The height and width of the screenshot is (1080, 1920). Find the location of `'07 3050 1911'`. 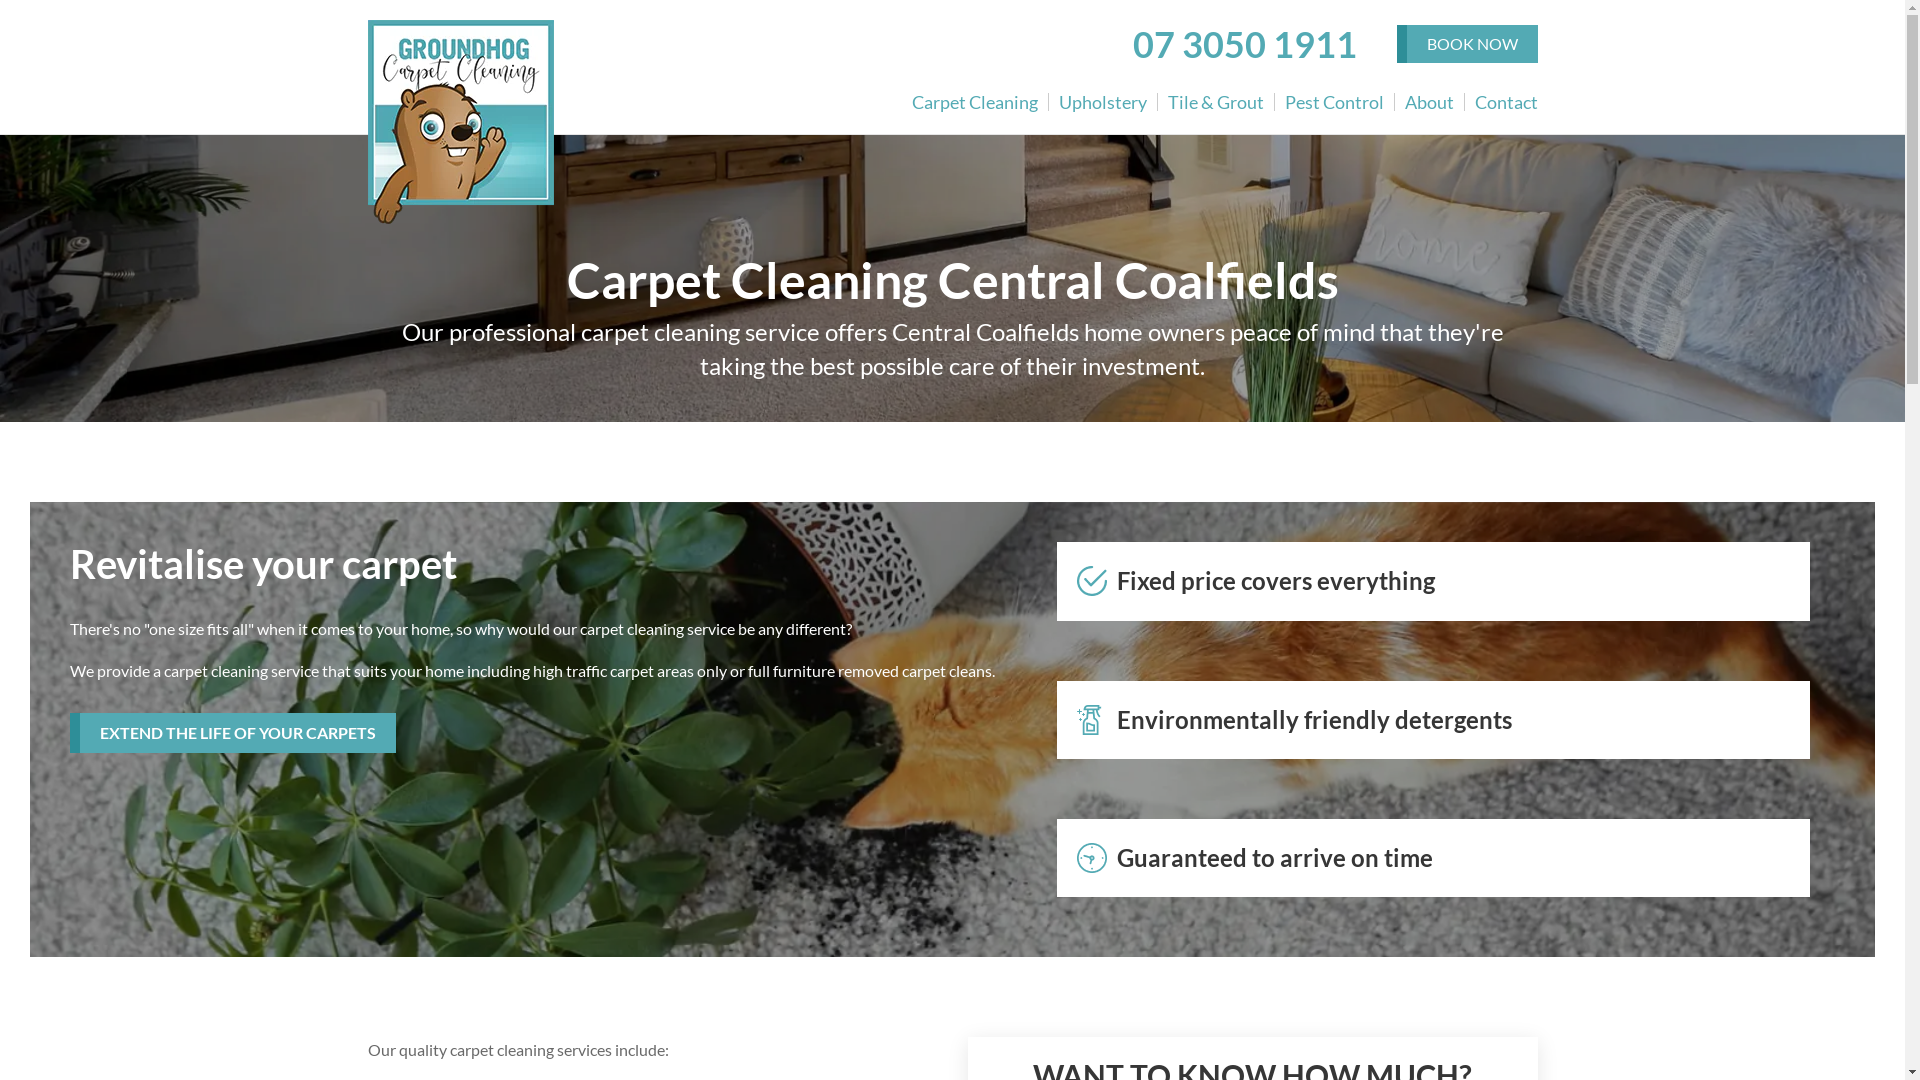

'07 3050 1911' is located at coordinates (1242, 43).